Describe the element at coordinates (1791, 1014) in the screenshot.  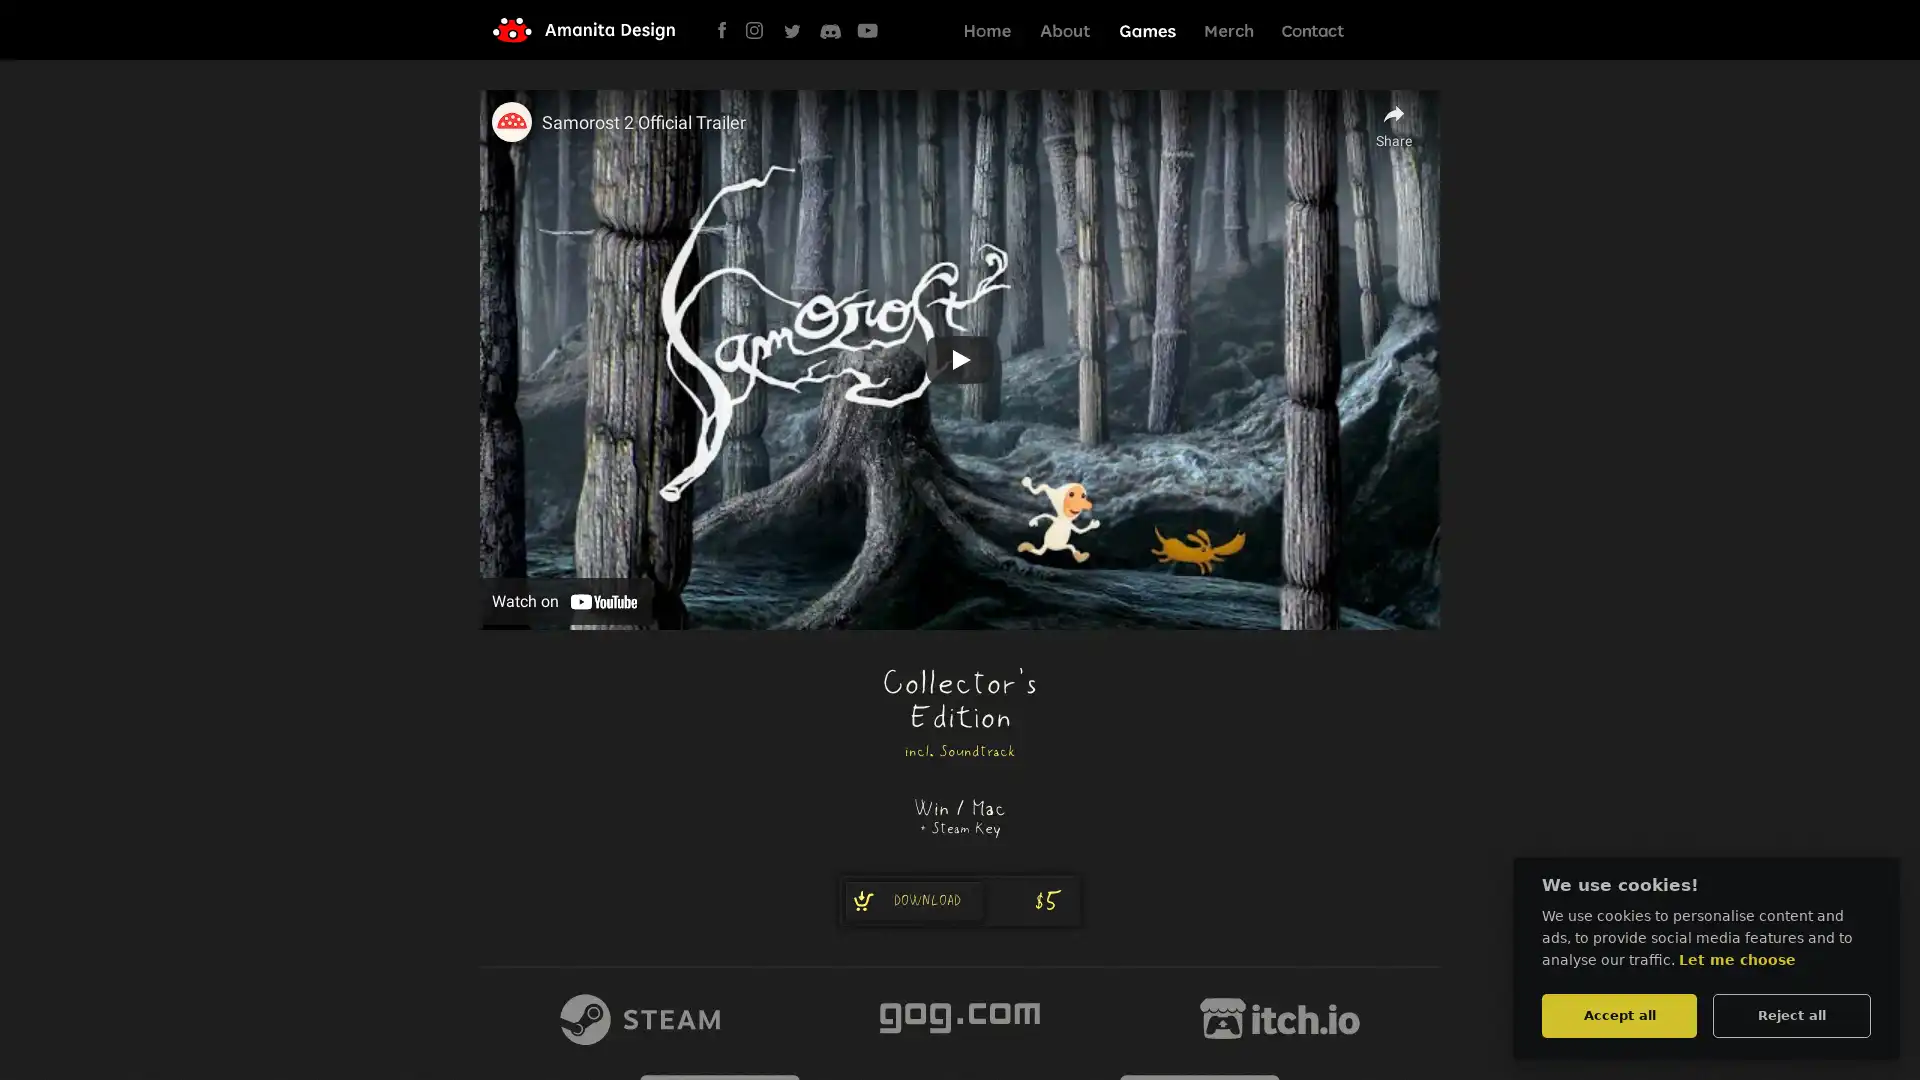
I see `Reject all` at that location.